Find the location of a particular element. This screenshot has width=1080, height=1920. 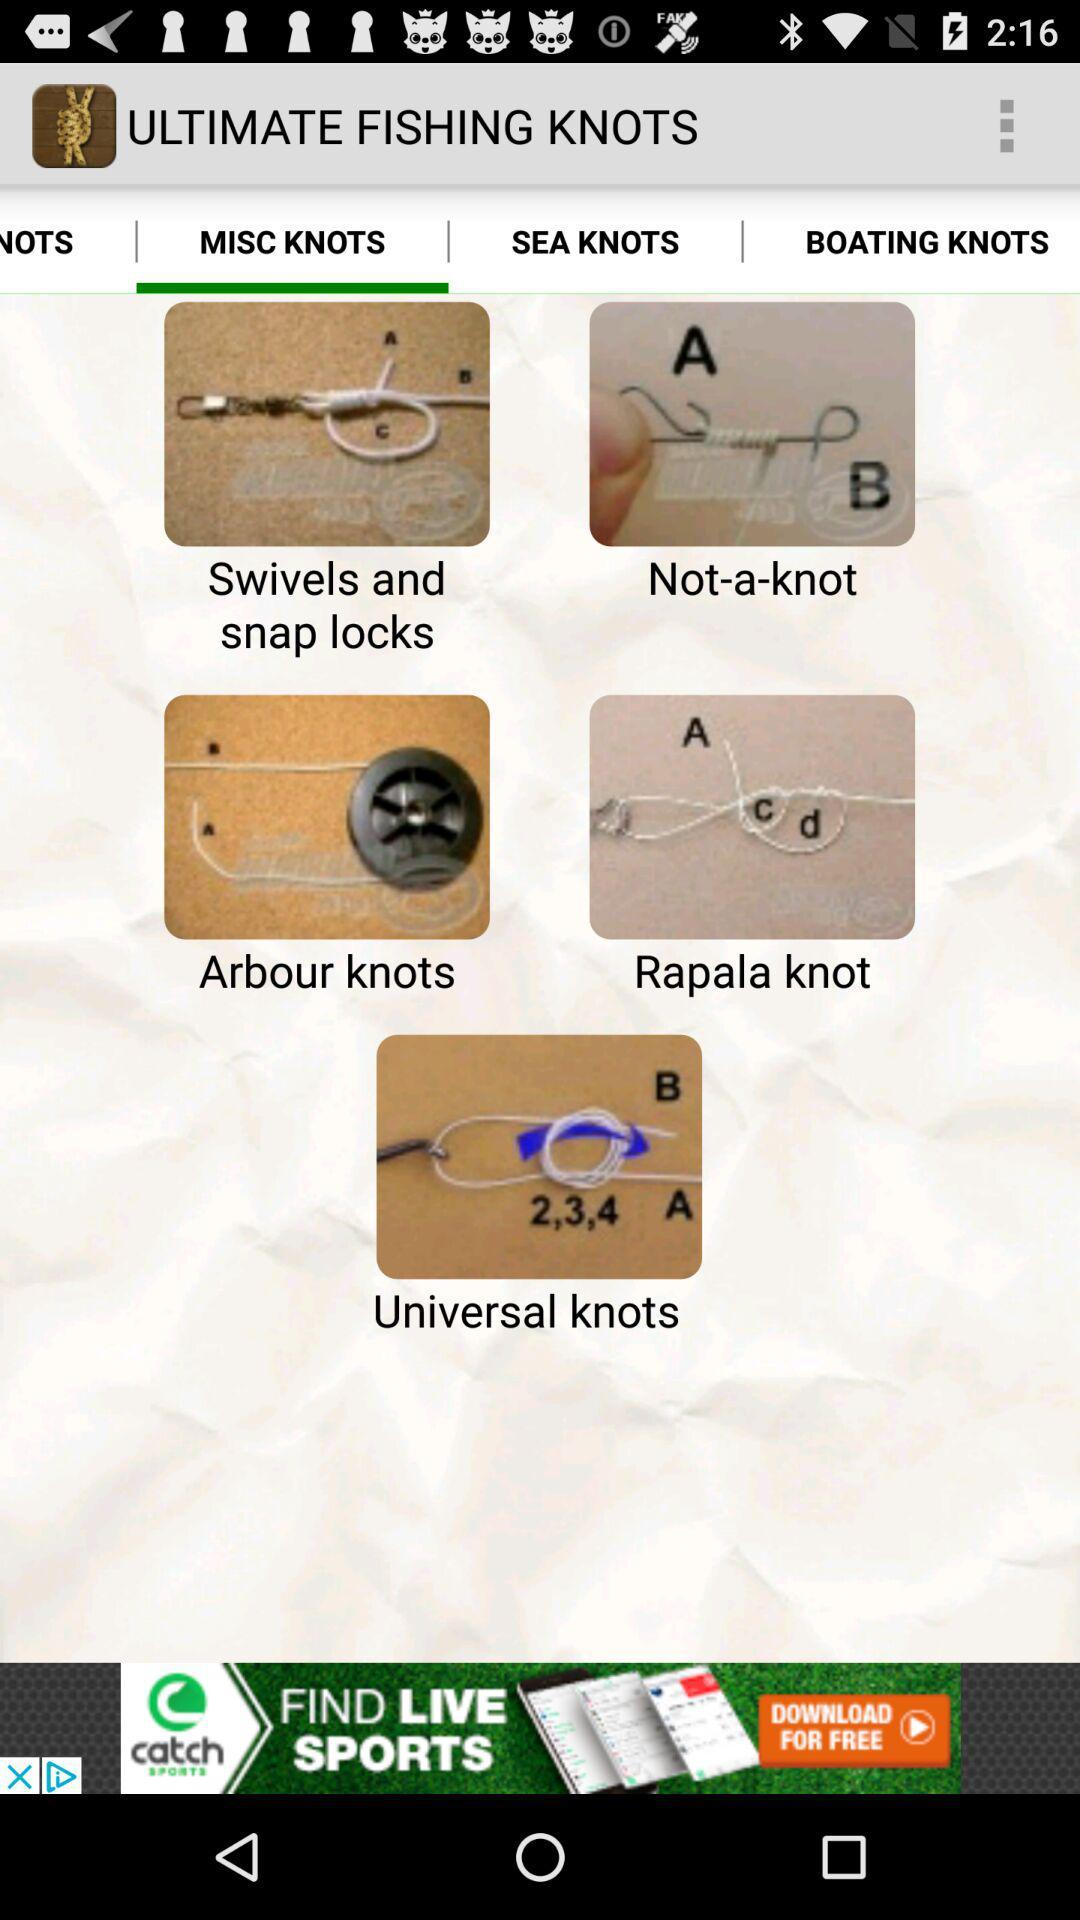

show arbour knots is located at coordinates (326, 817).